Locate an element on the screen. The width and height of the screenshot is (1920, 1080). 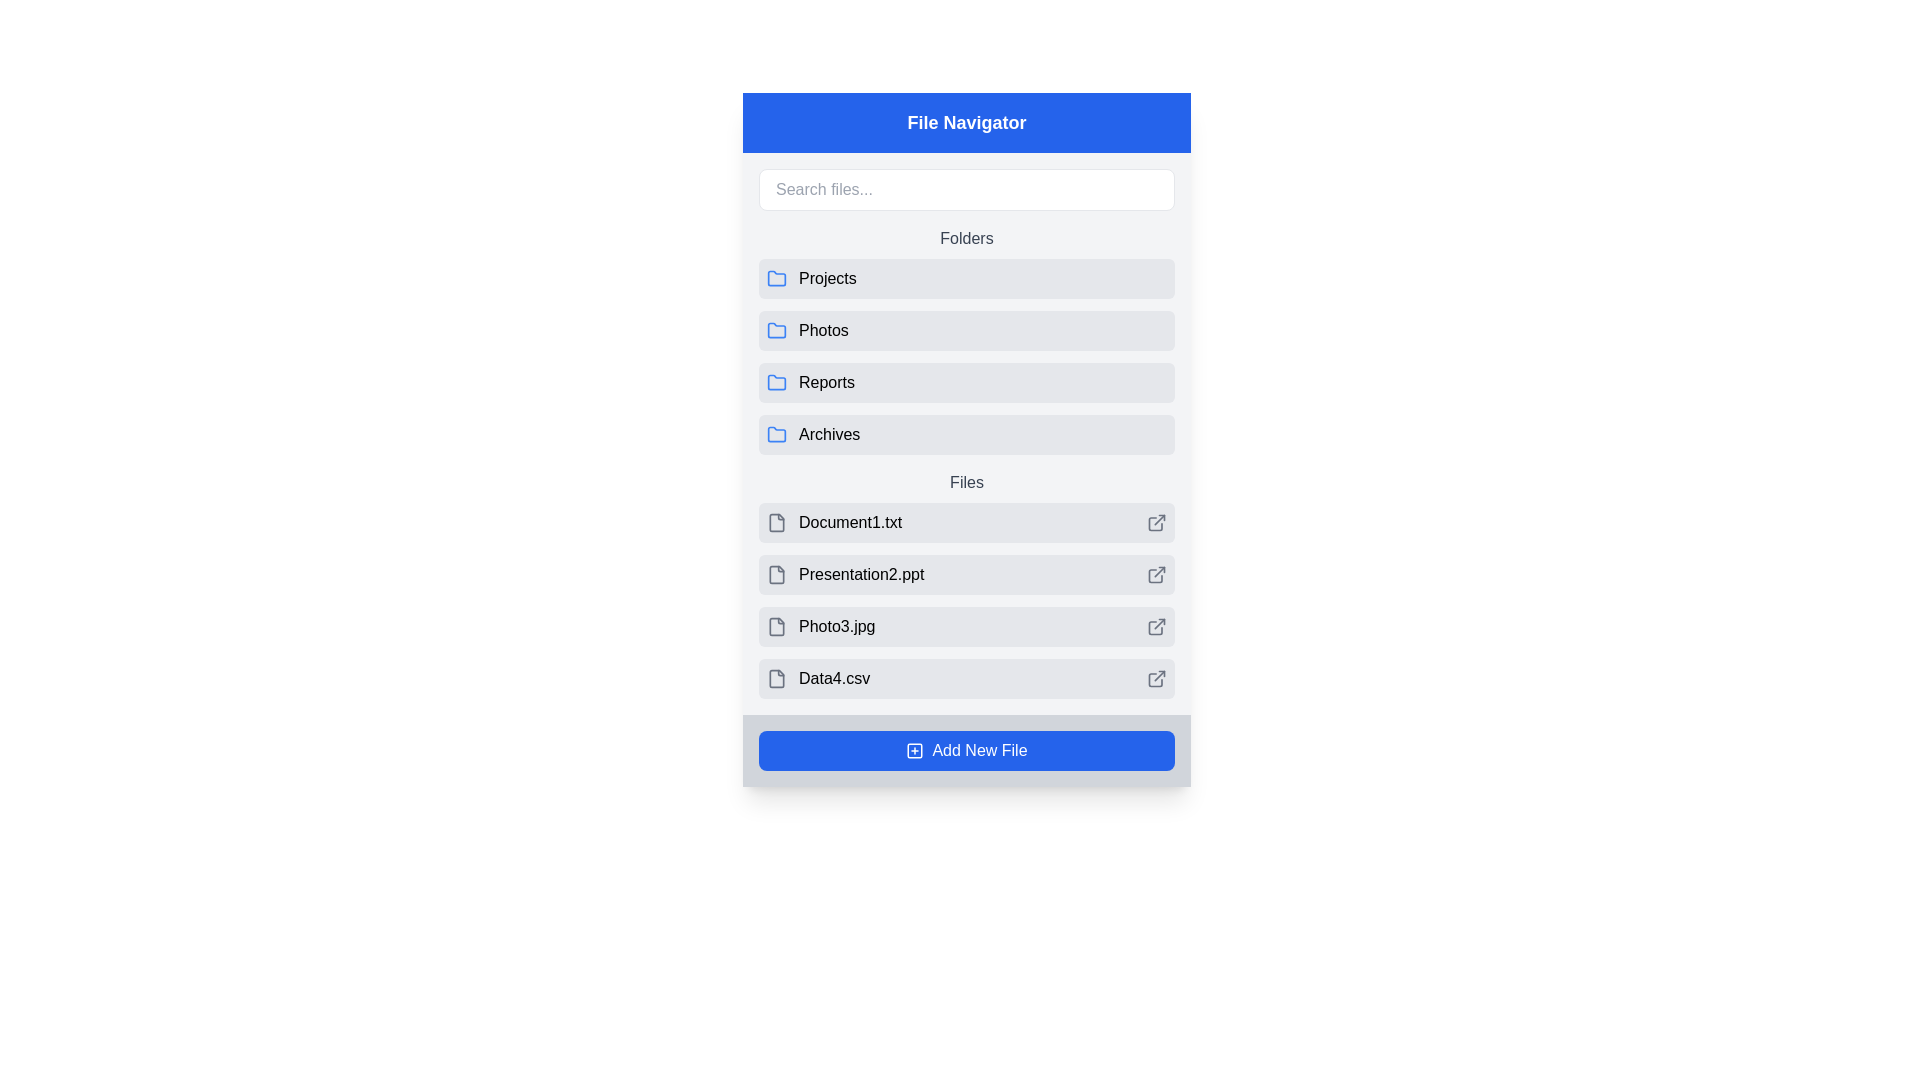
the external link icon button located to the right of the 'Presentation2.ppt' file name in the 'Files' section is located at coordinates (1159, 572).